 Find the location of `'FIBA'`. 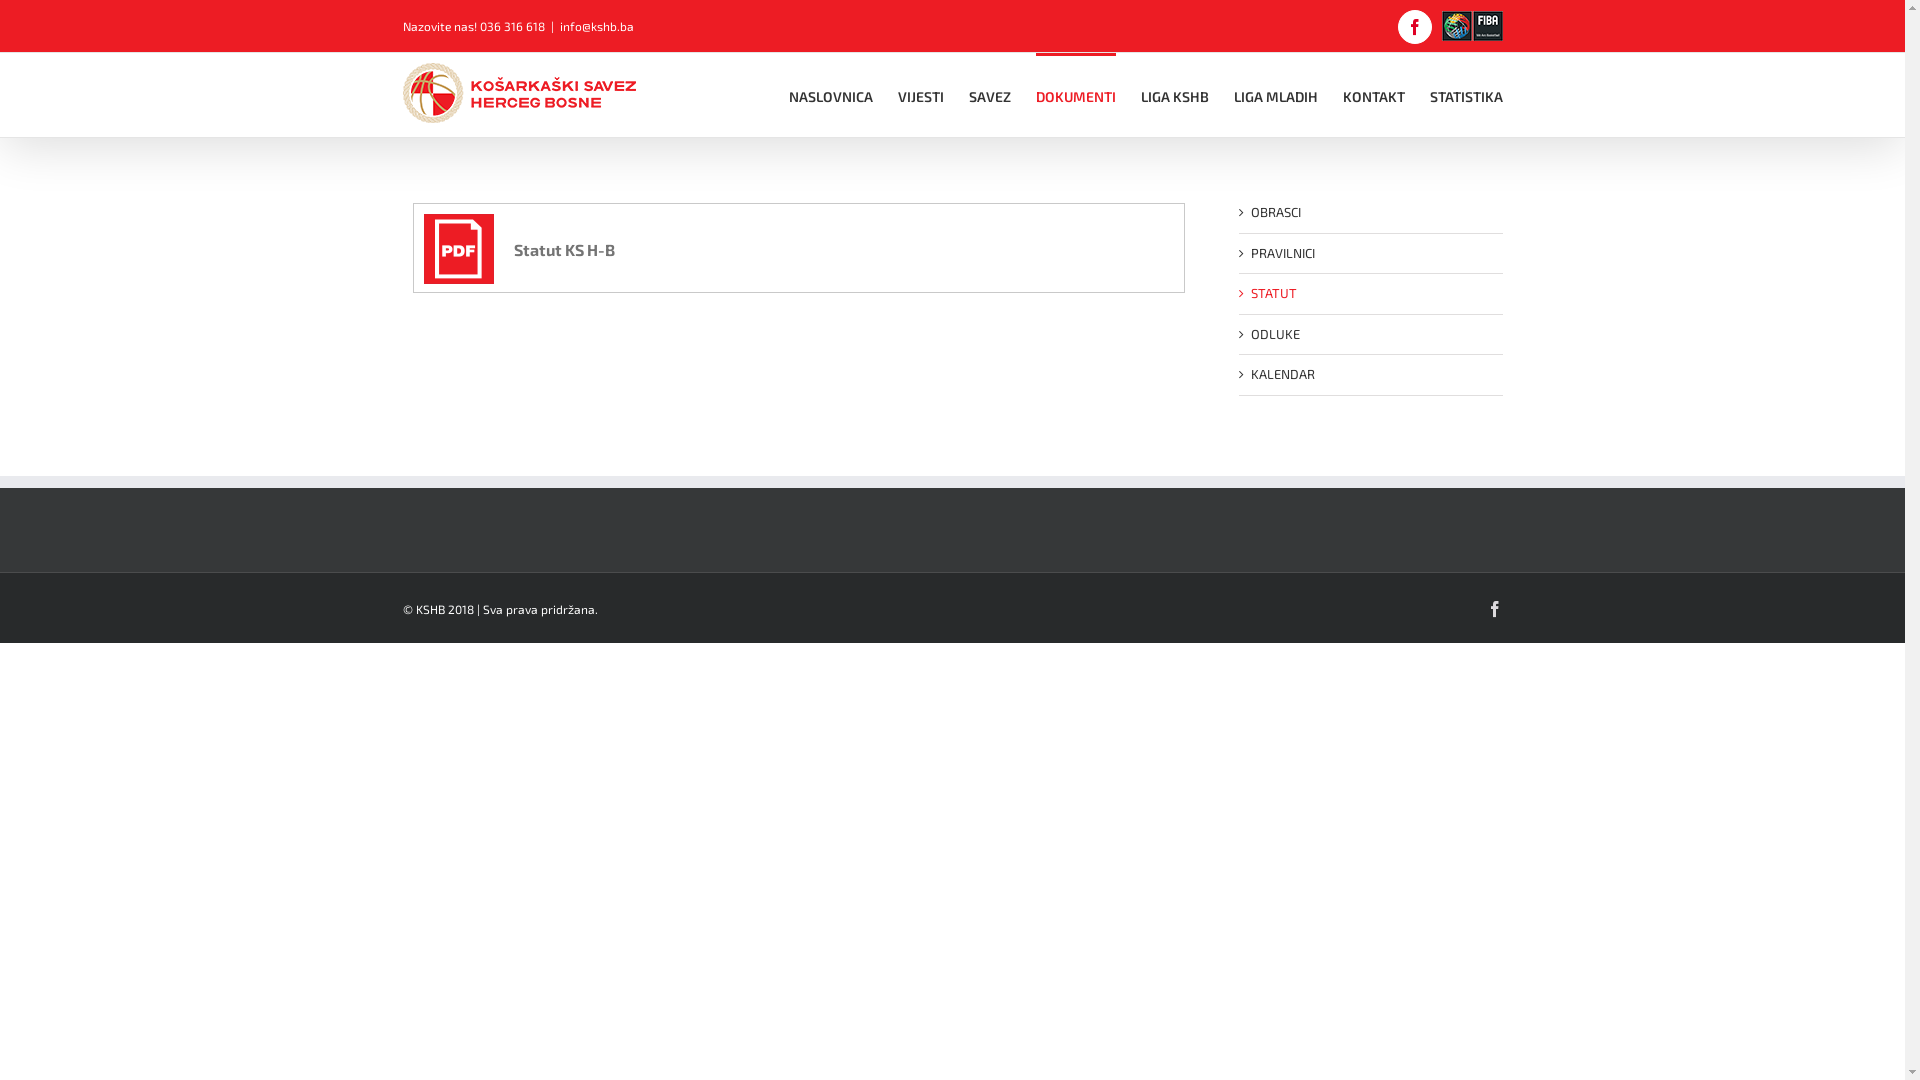

'FIBA' is located at coordinates (1472, 26).